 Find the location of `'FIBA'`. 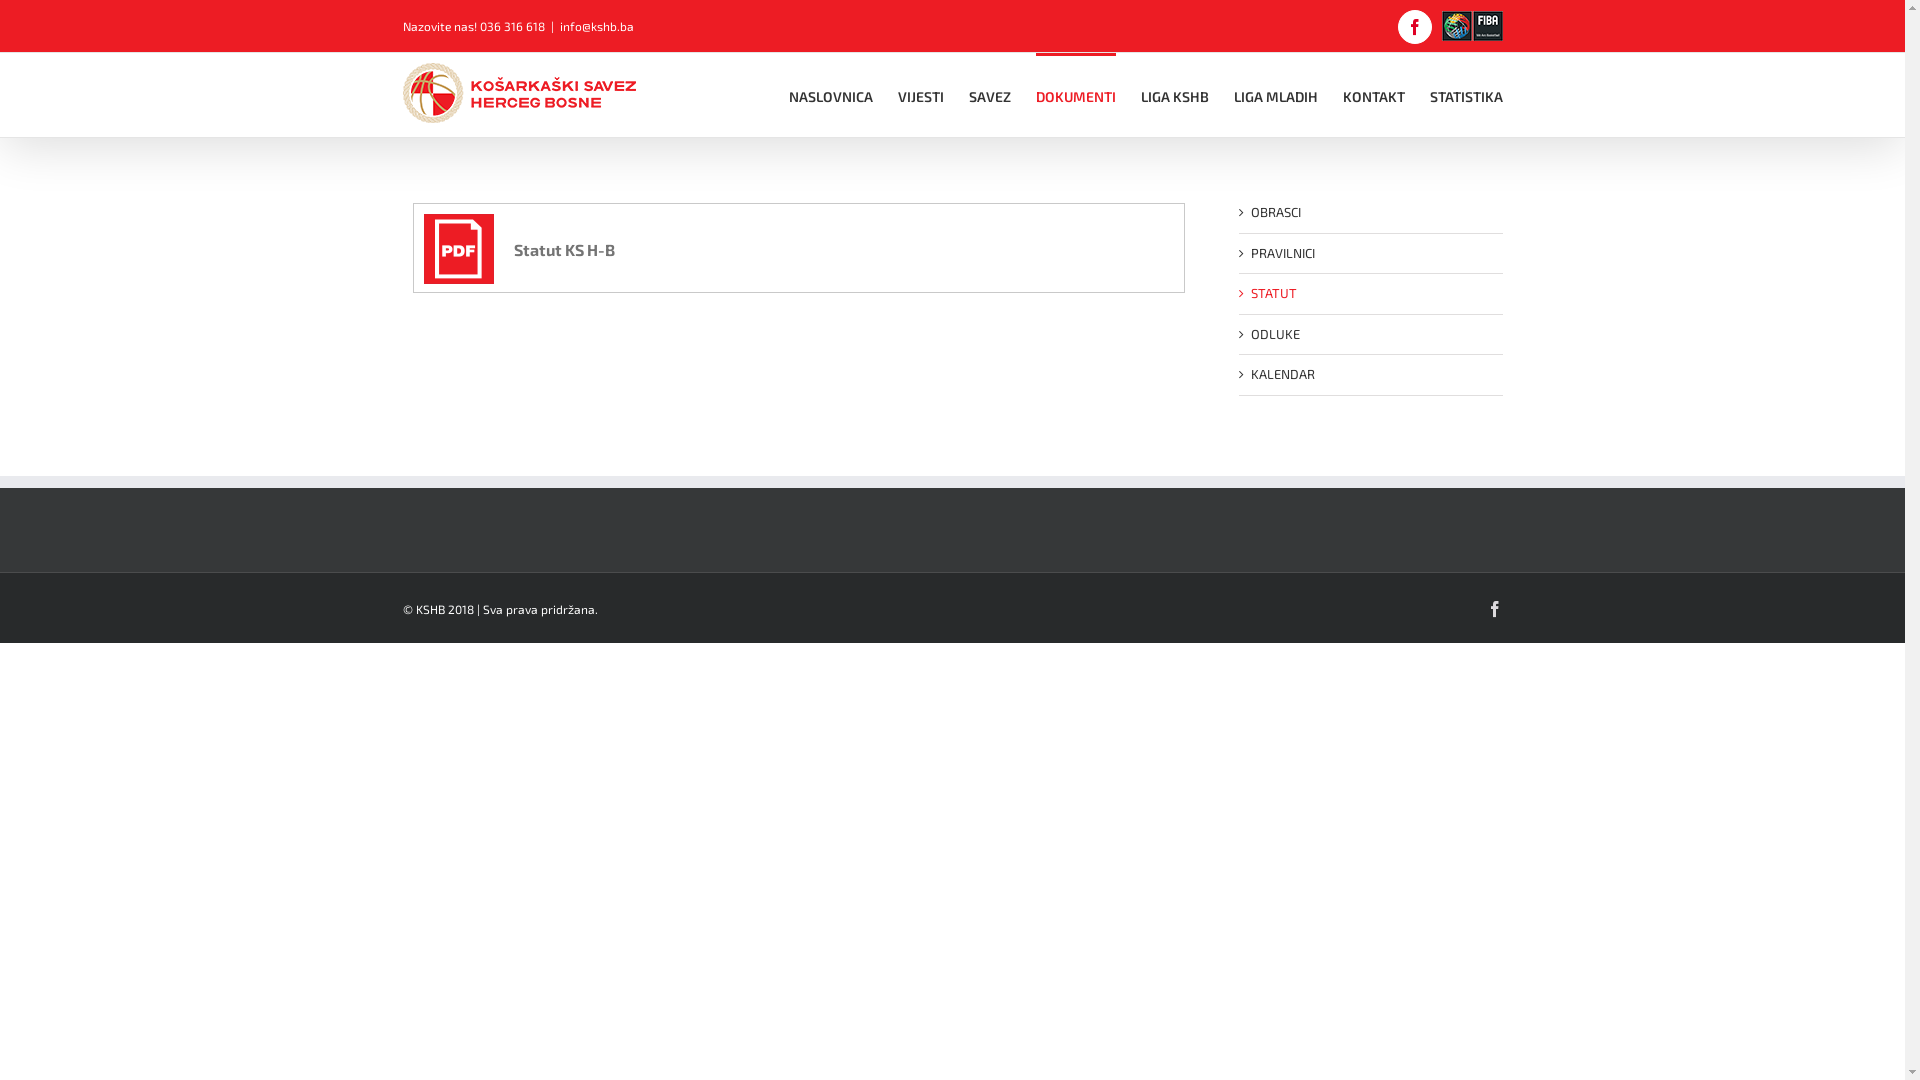

'FIBA' is located at coordinates (1472, 26).